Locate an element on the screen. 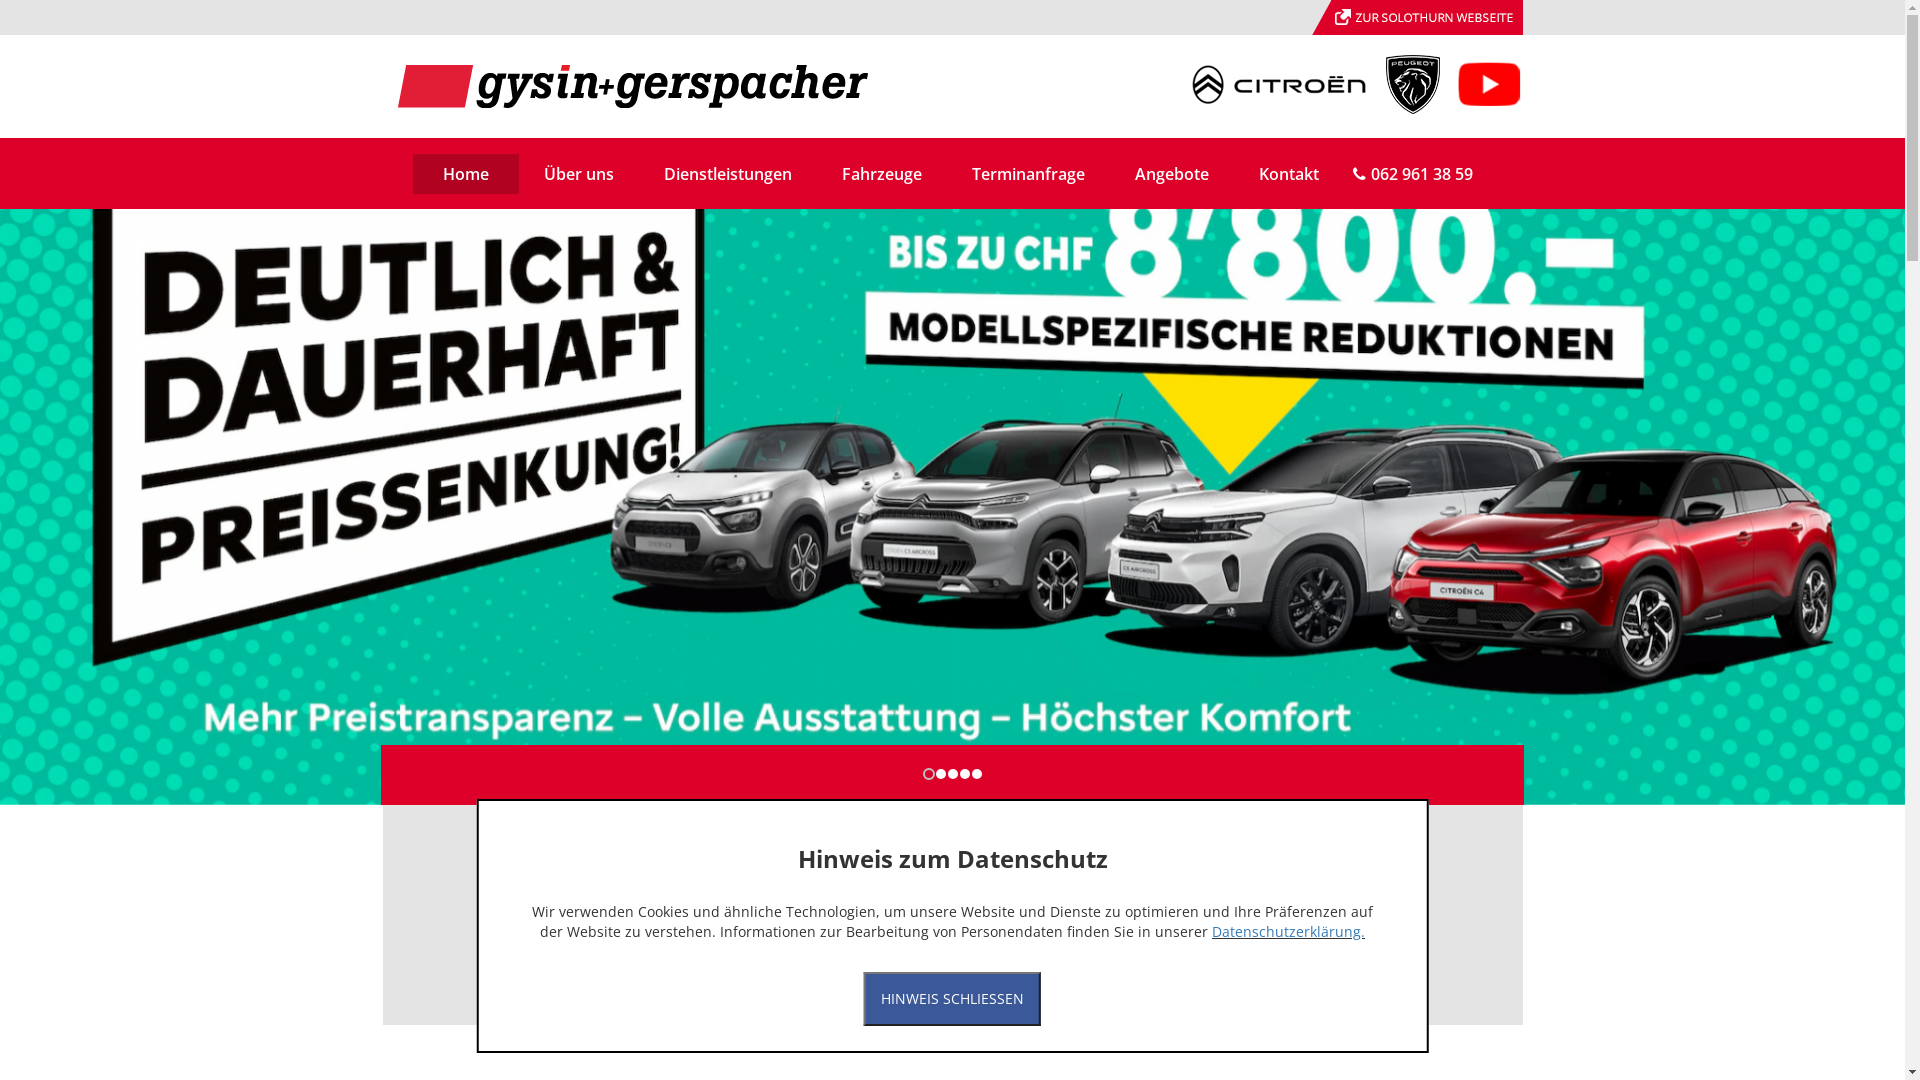 The width and height of the screenshot is (1920, 1080). 'Fahrzeuge' is located at coordinates (816, 172).